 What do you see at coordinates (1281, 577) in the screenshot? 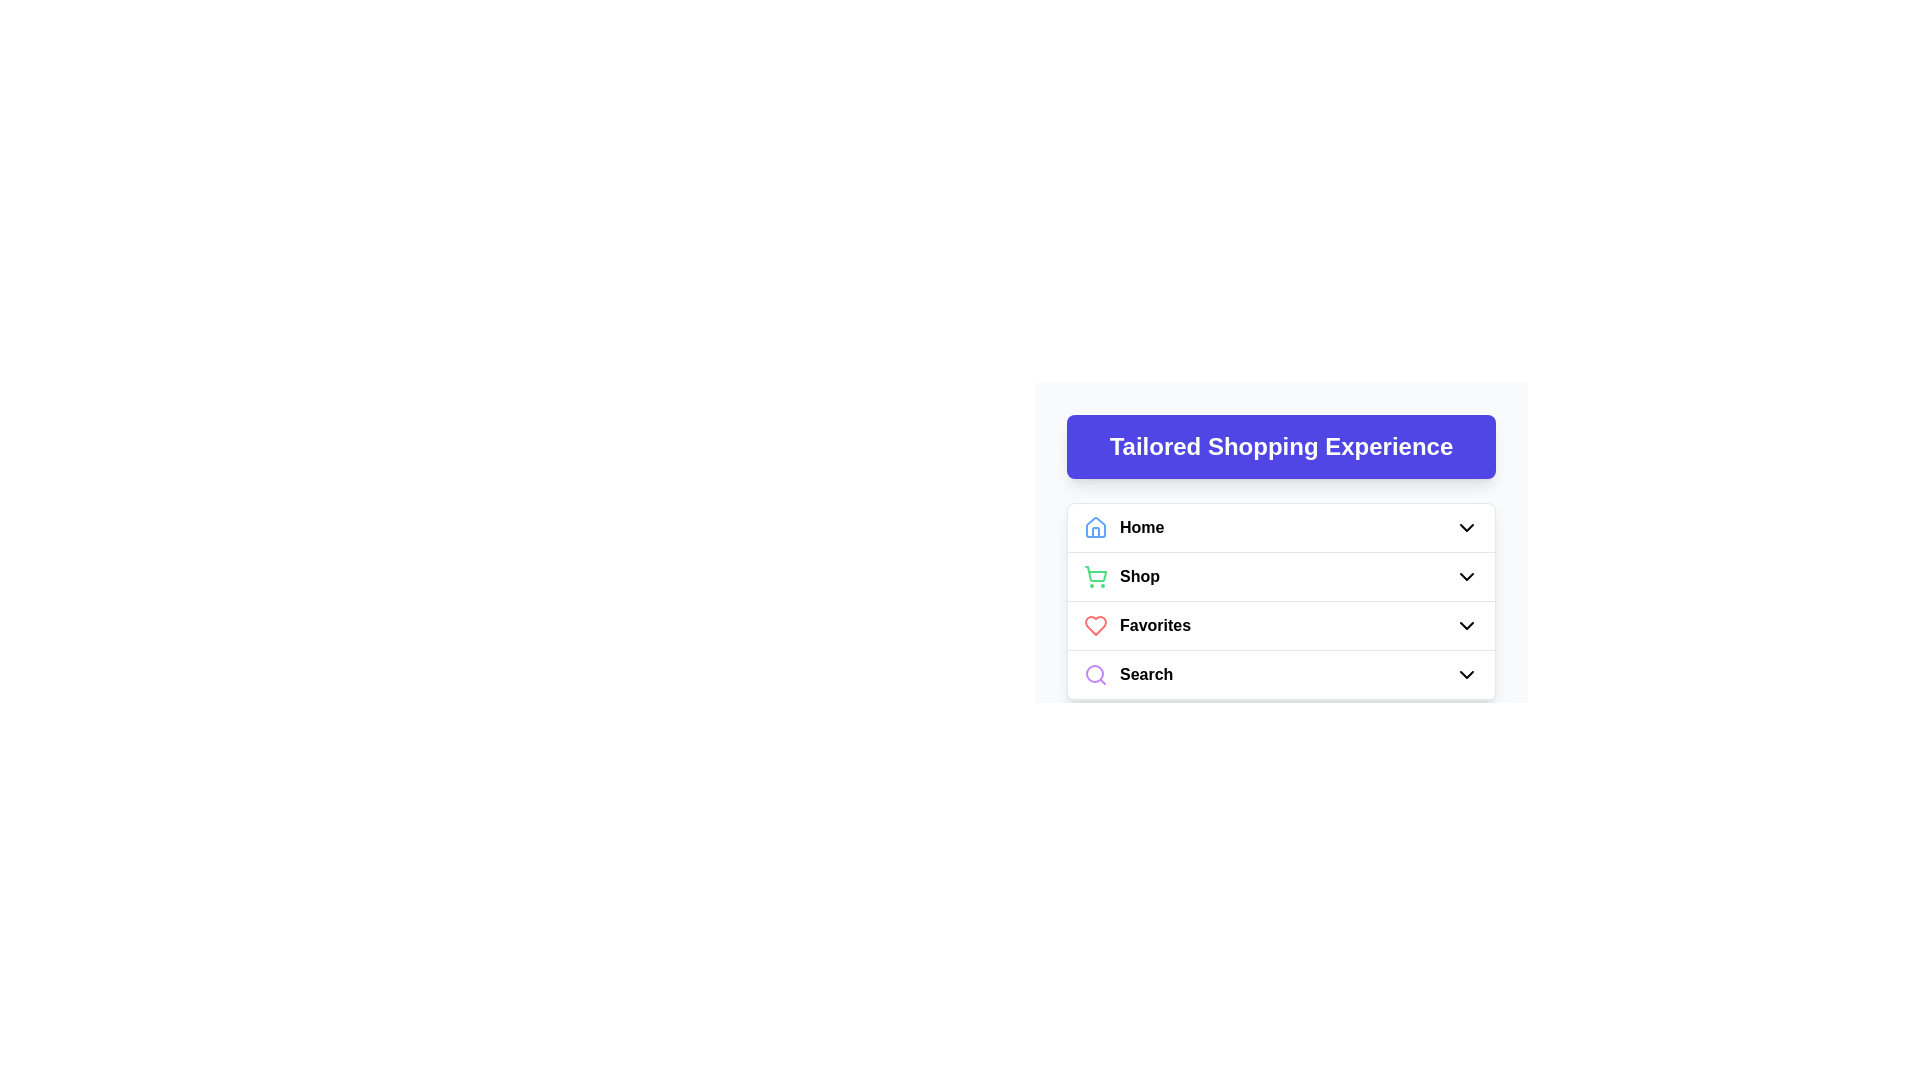
I see `the 'Shop' menu item, which is the second item under 'Tailored Shopping Experience'` at bounding box center [1281, 577].